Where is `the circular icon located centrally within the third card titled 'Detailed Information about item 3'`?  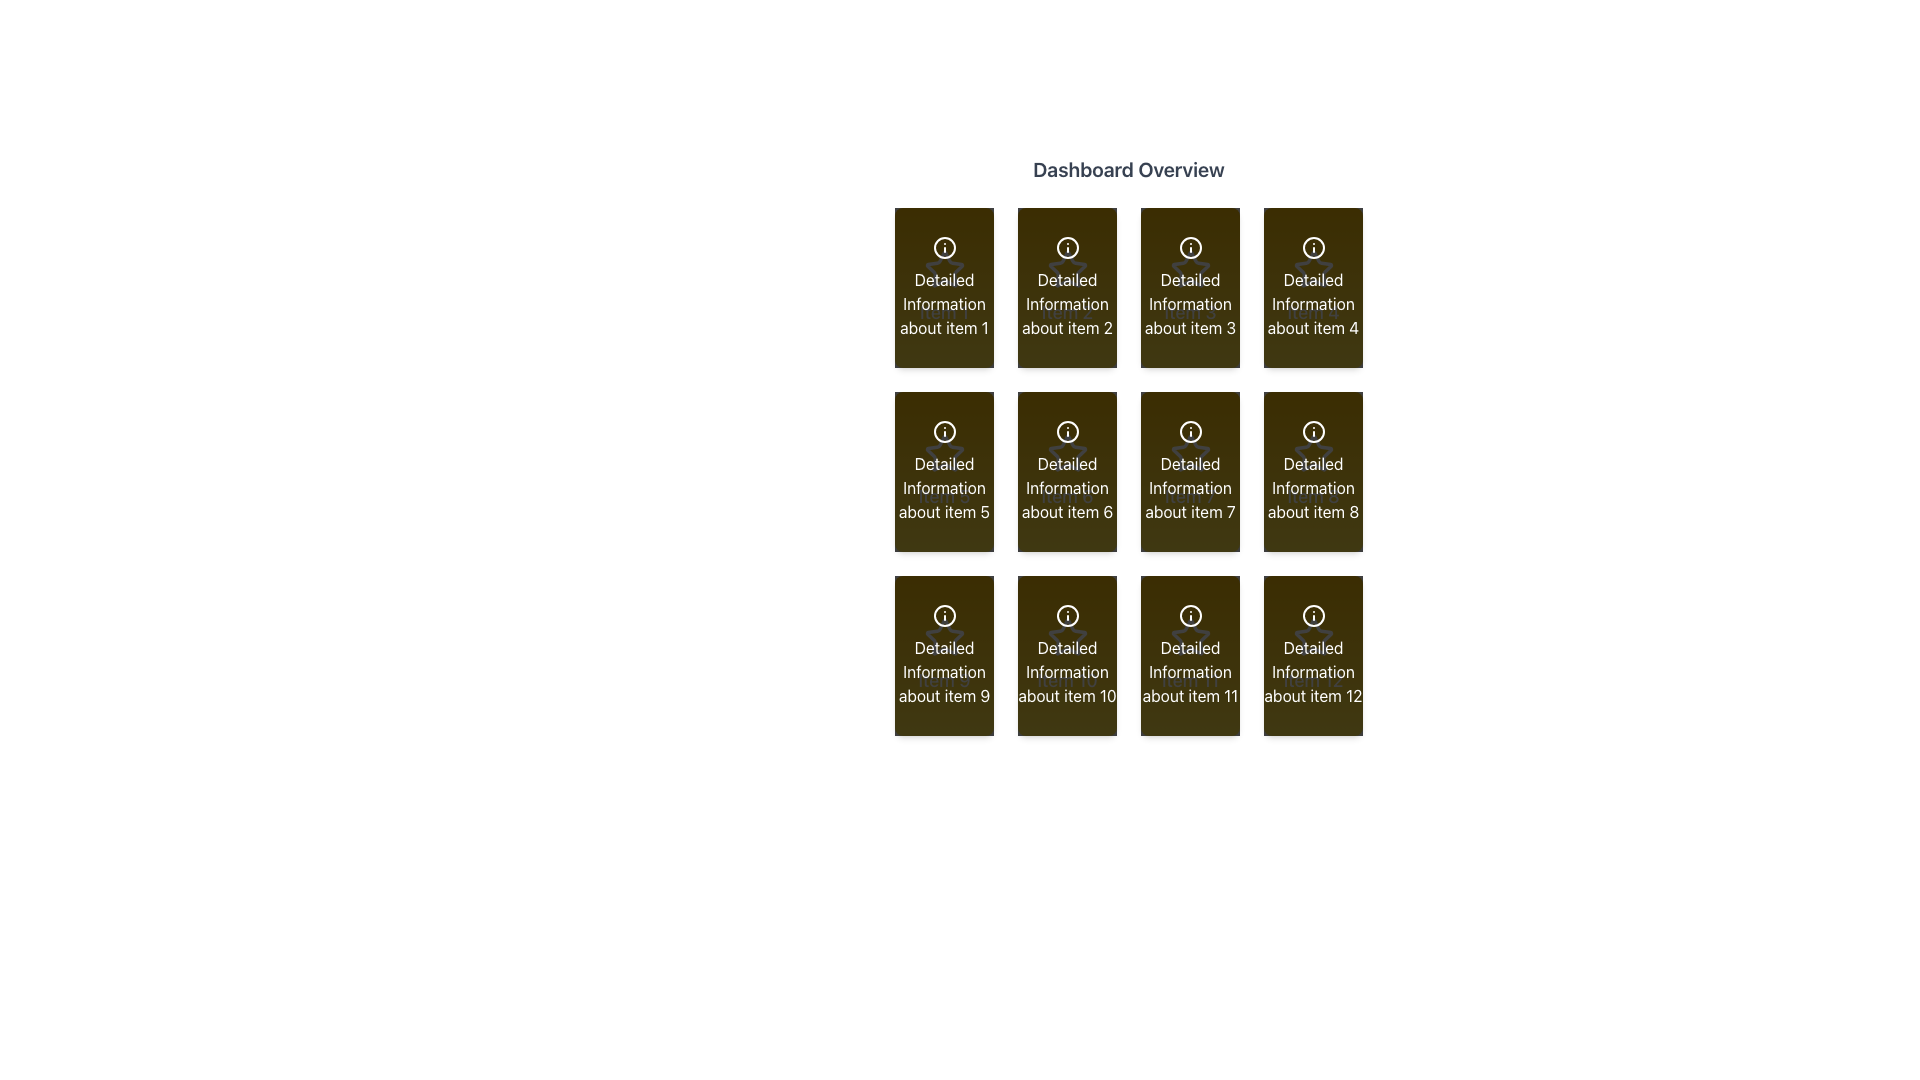 the circular icon located centrally within the third card titled 'Detailed Information about item 3' is located at coordinates (1190, 246).